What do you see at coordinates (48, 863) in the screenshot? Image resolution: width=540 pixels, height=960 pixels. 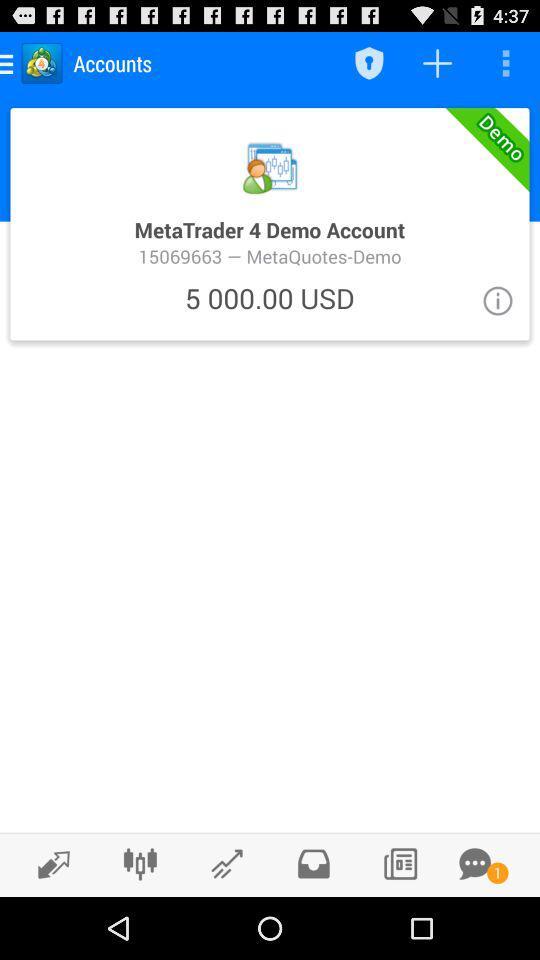 I see `new trades` at bounding box center [48, 863].